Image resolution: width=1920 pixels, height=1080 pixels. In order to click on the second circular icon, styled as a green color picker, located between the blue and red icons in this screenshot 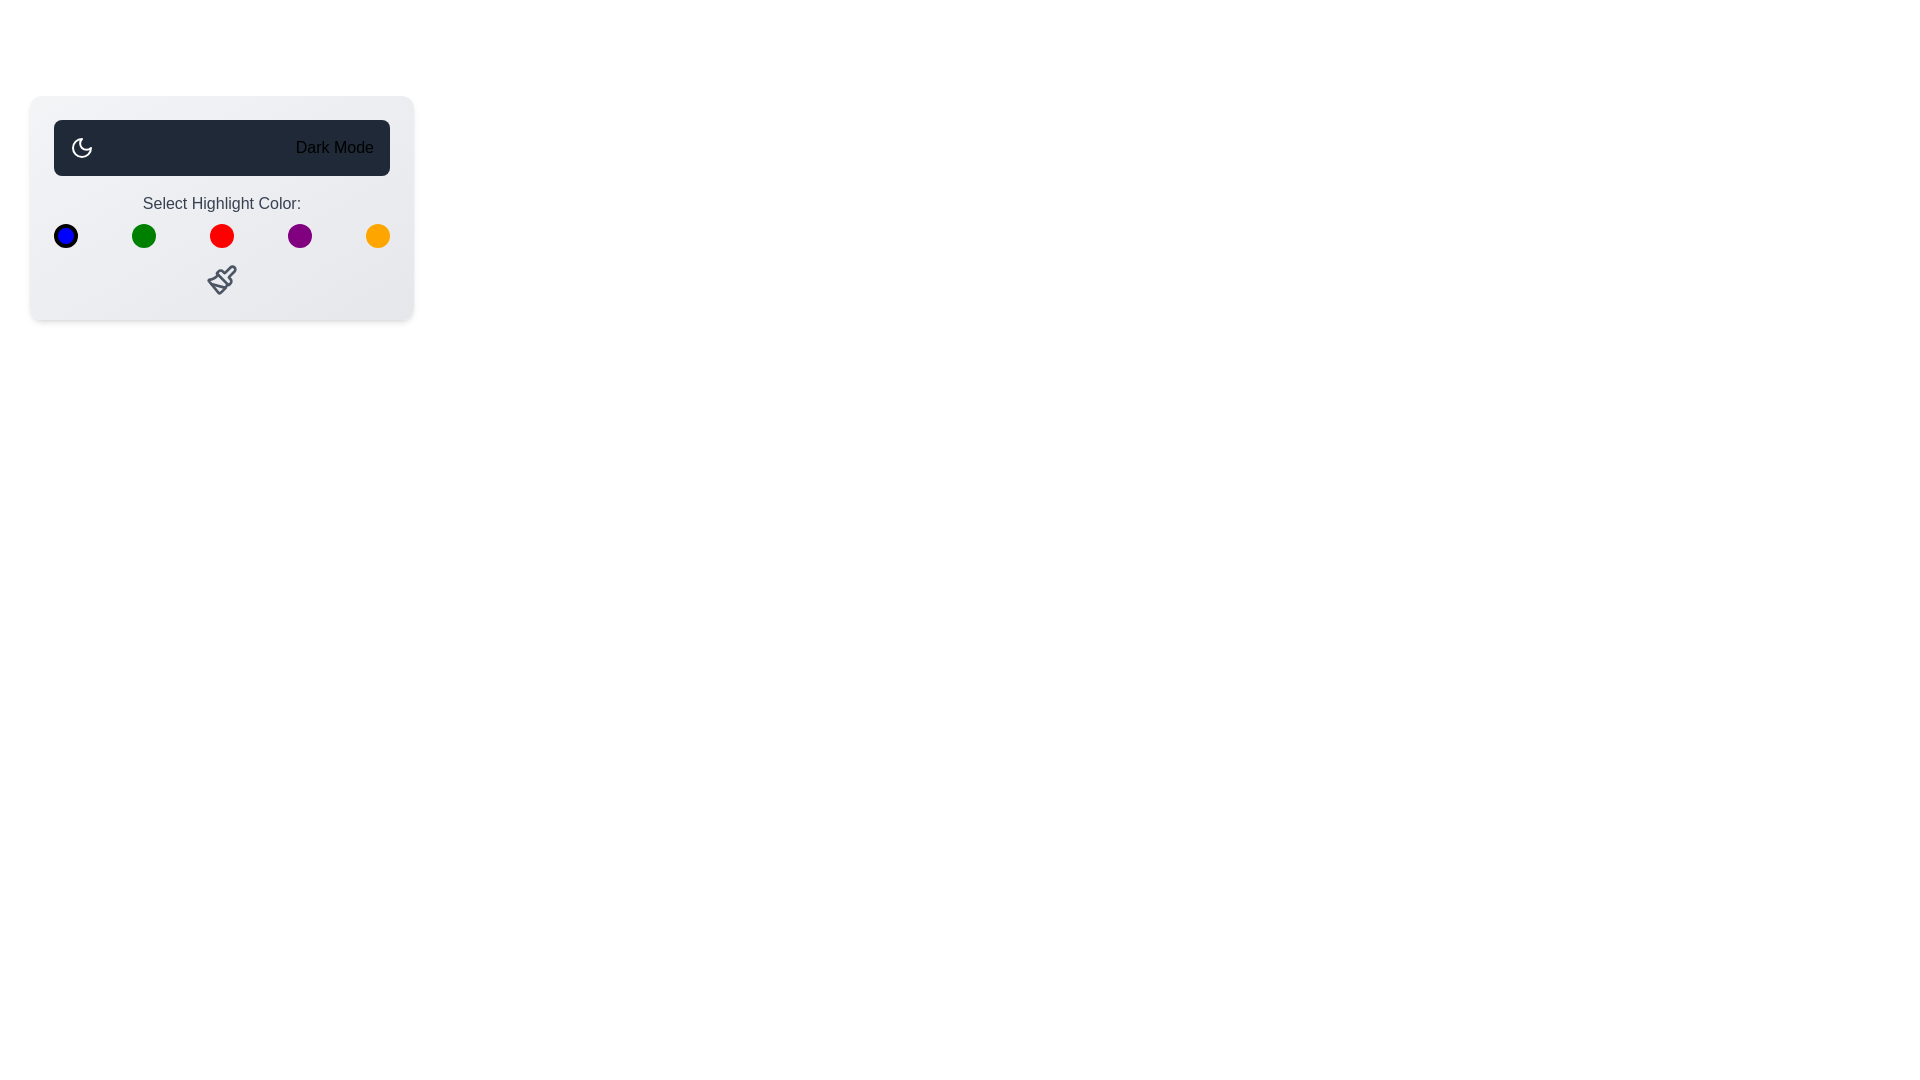, I will do `click(143, 234)`.